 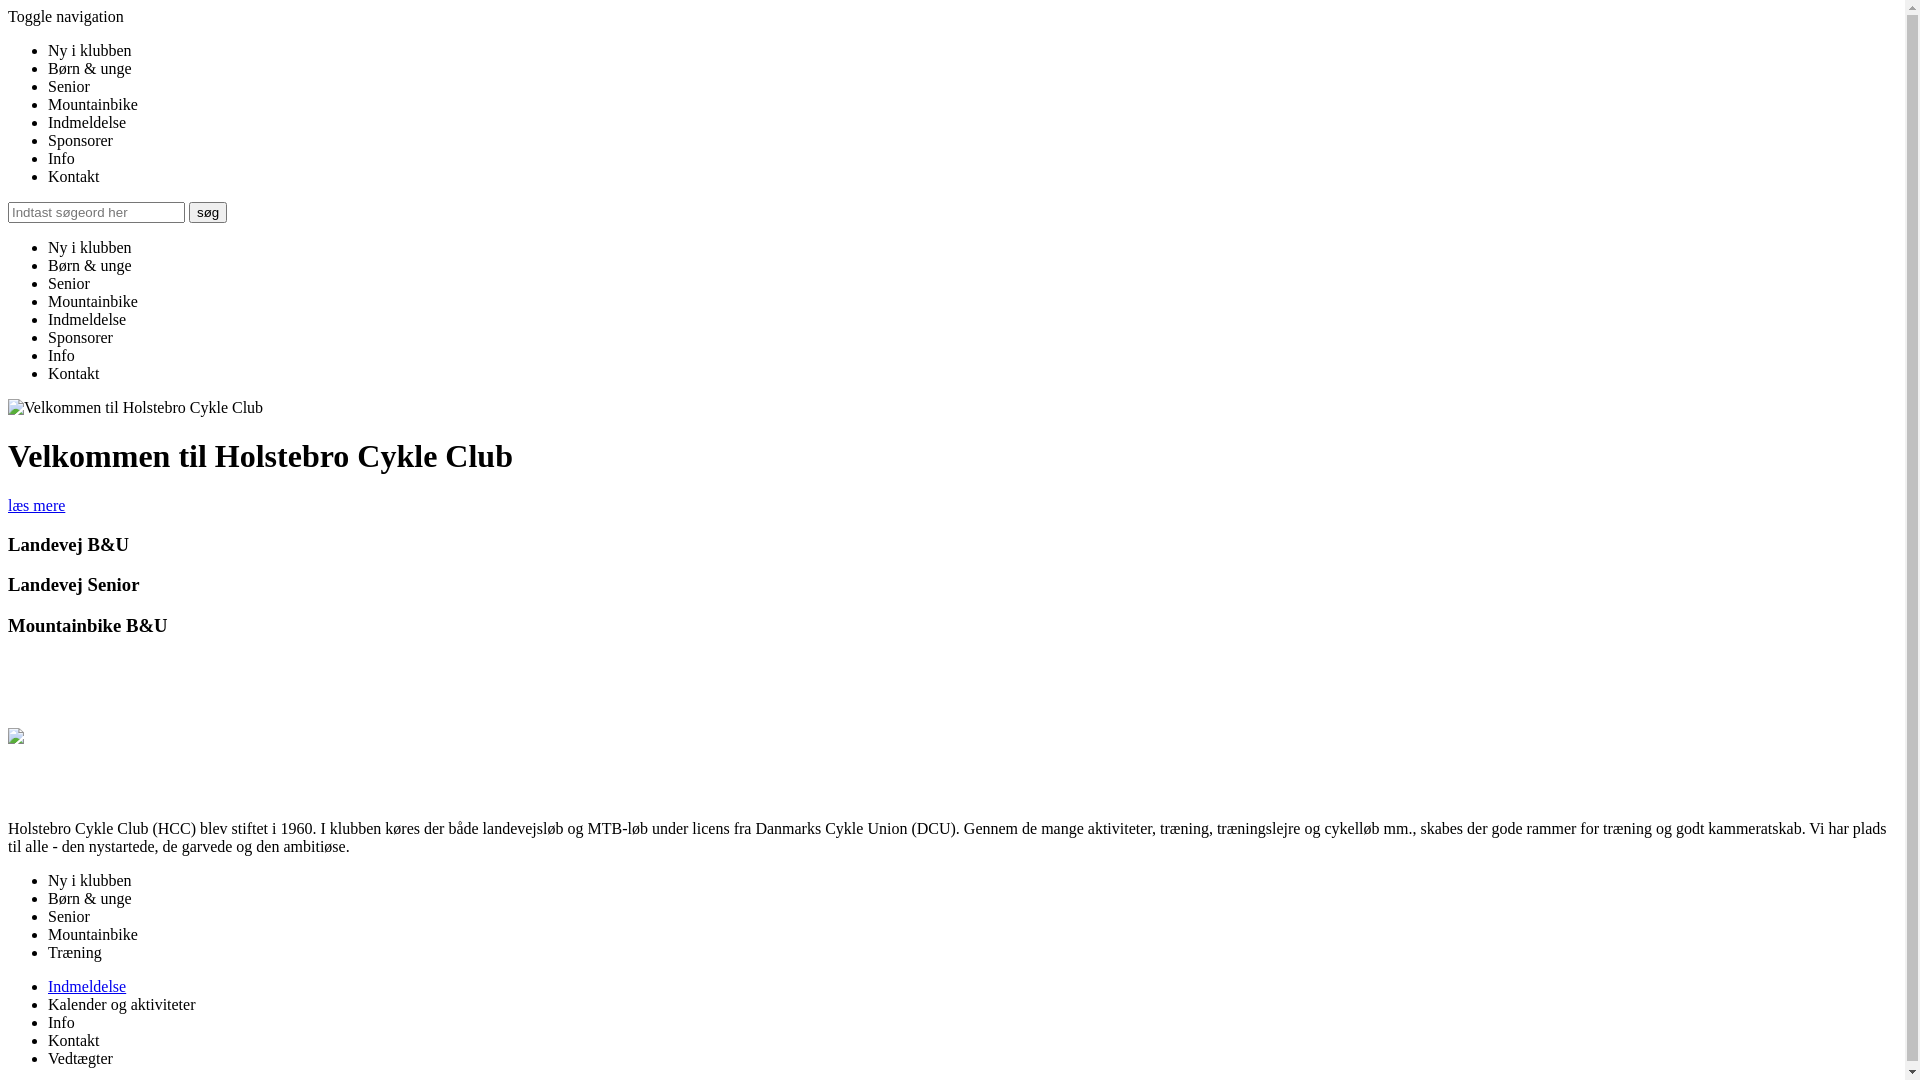 I want to click on 'Sponsorer', so click(x=80, y=336).